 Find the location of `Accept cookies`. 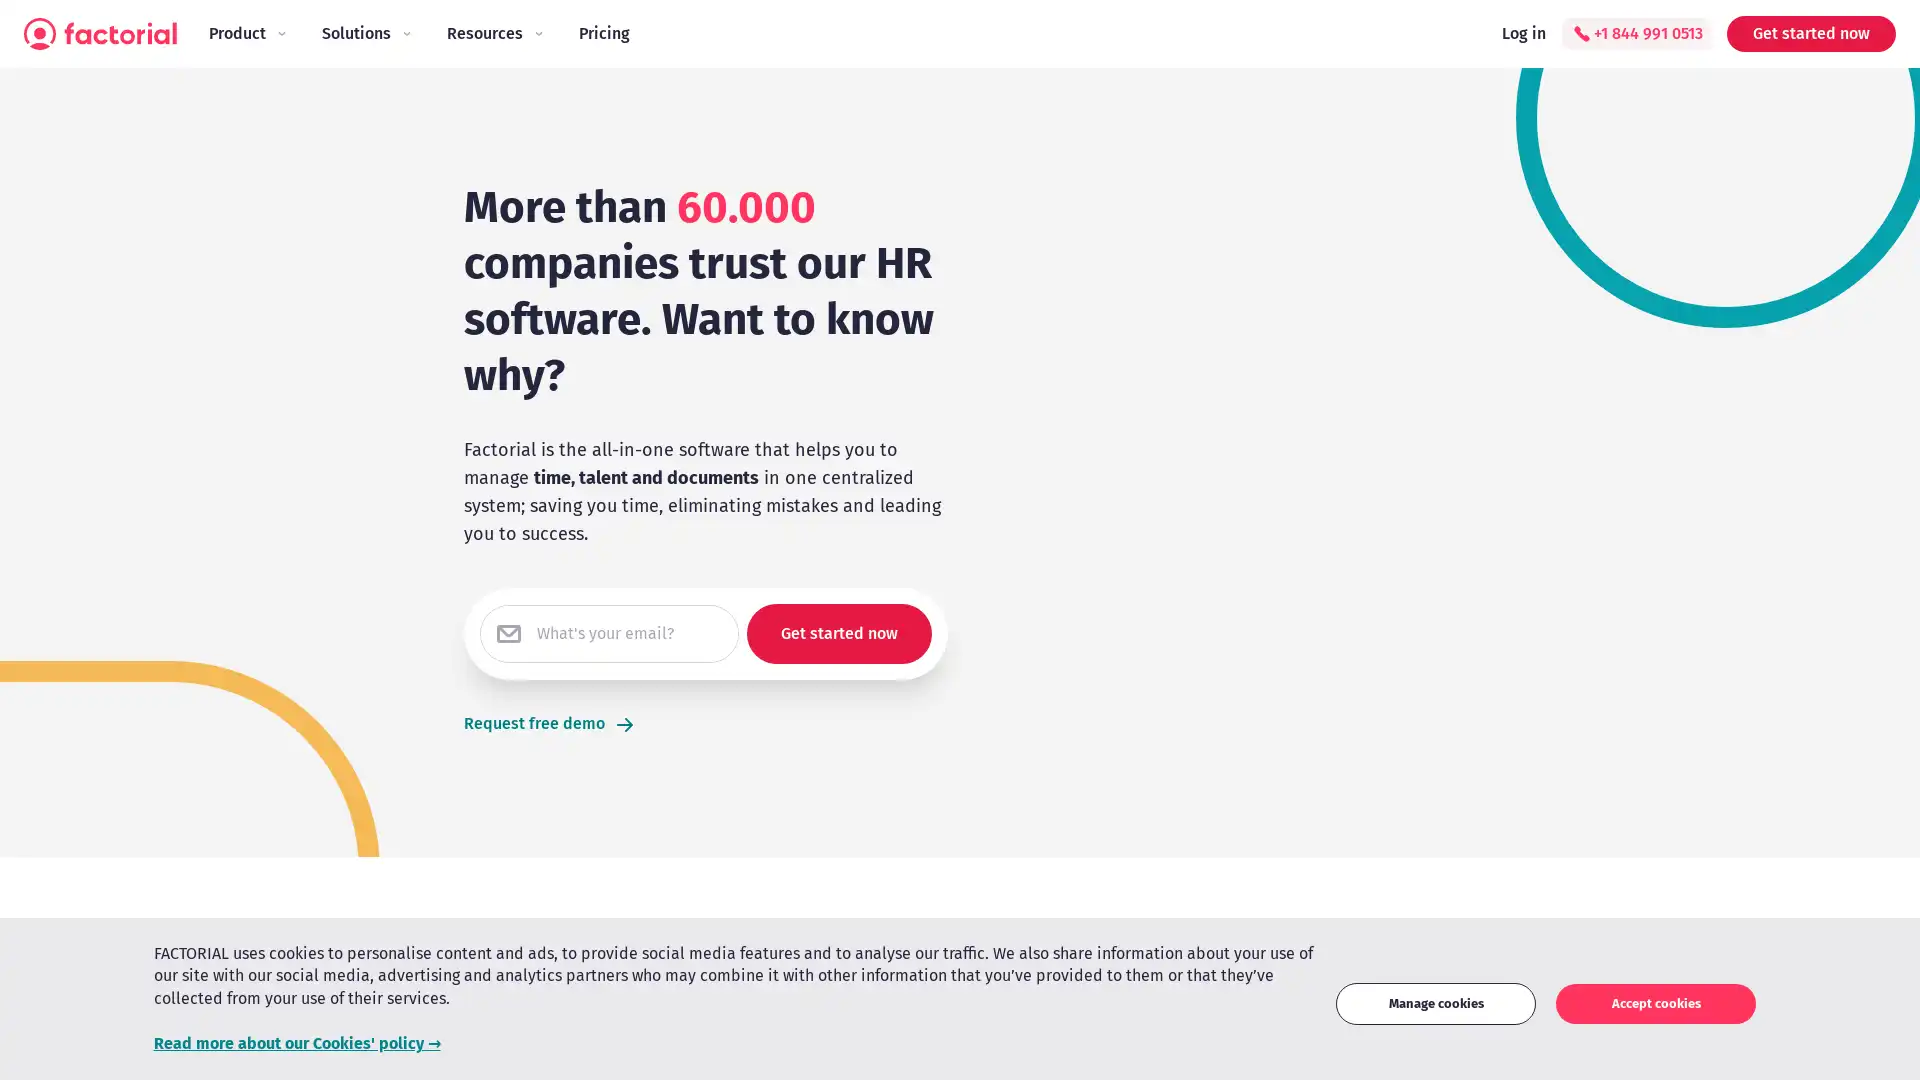

Accept cookies is located at coordinates (1656, 1003).